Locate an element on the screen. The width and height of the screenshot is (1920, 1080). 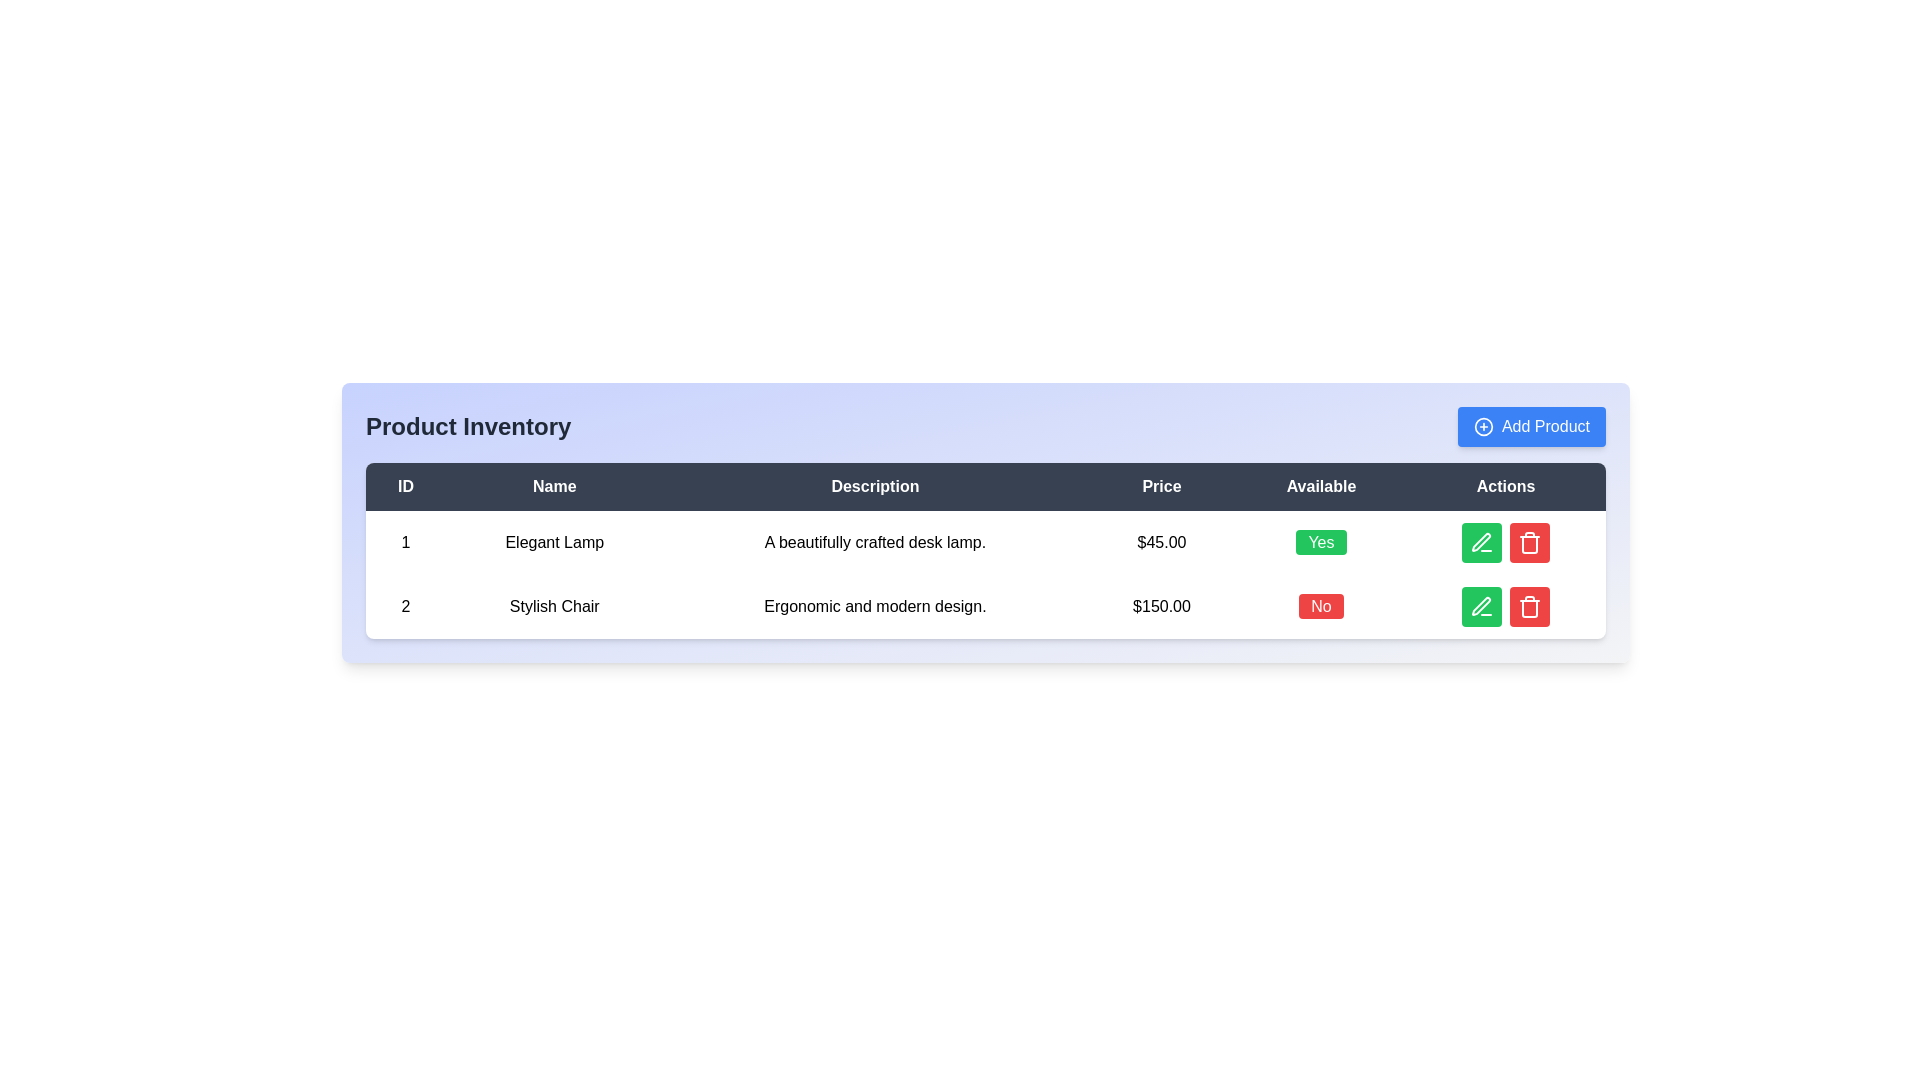
the green edit button in the actions column of the 'Product Inventory' table for the 'Elegant Lamp' item to modify the product details is located at coordinates (1506, 543).